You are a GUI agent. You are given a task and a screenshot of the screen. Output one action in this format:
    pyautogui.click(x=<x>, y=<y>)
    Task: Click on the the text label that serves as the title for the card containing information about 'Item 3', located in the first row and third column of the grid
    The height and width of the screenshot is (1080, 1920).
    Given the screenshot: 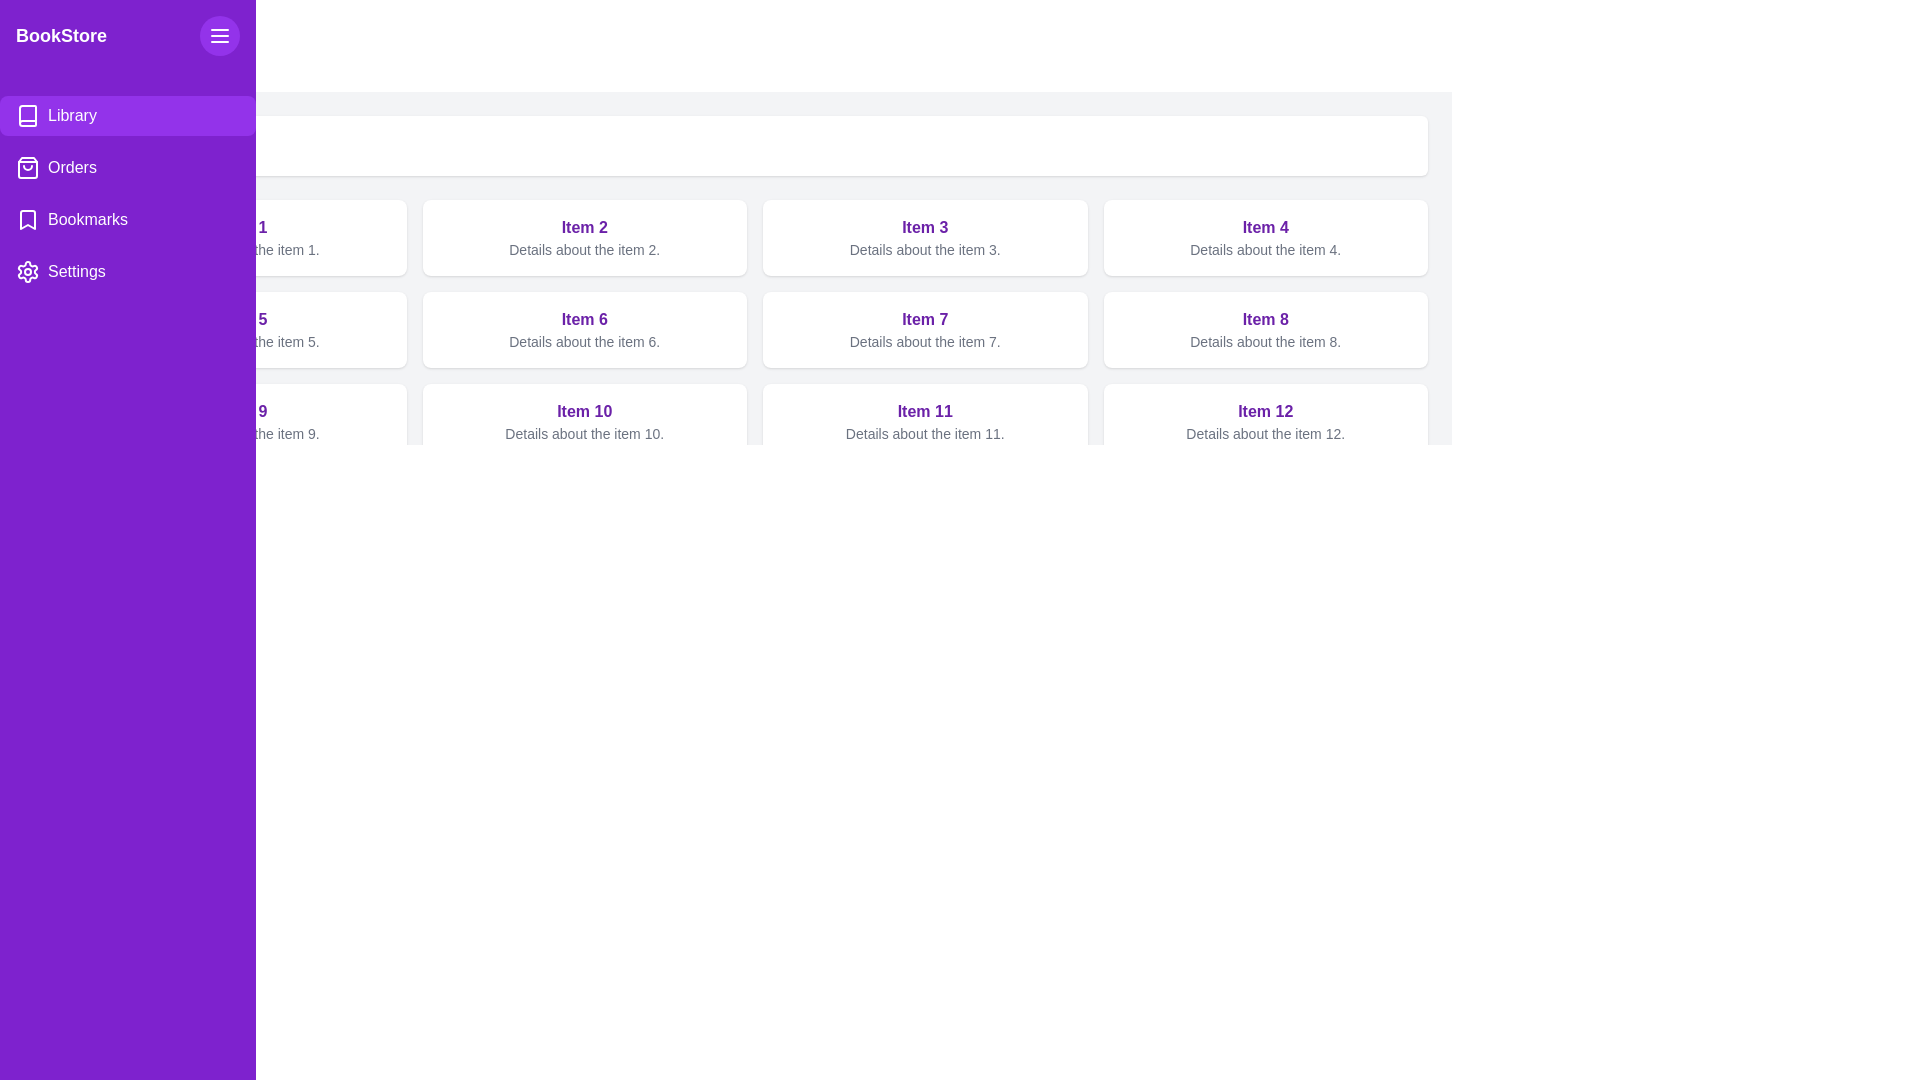 What is the action you would take?
    pyautogui.click(x=924, y=226)
    